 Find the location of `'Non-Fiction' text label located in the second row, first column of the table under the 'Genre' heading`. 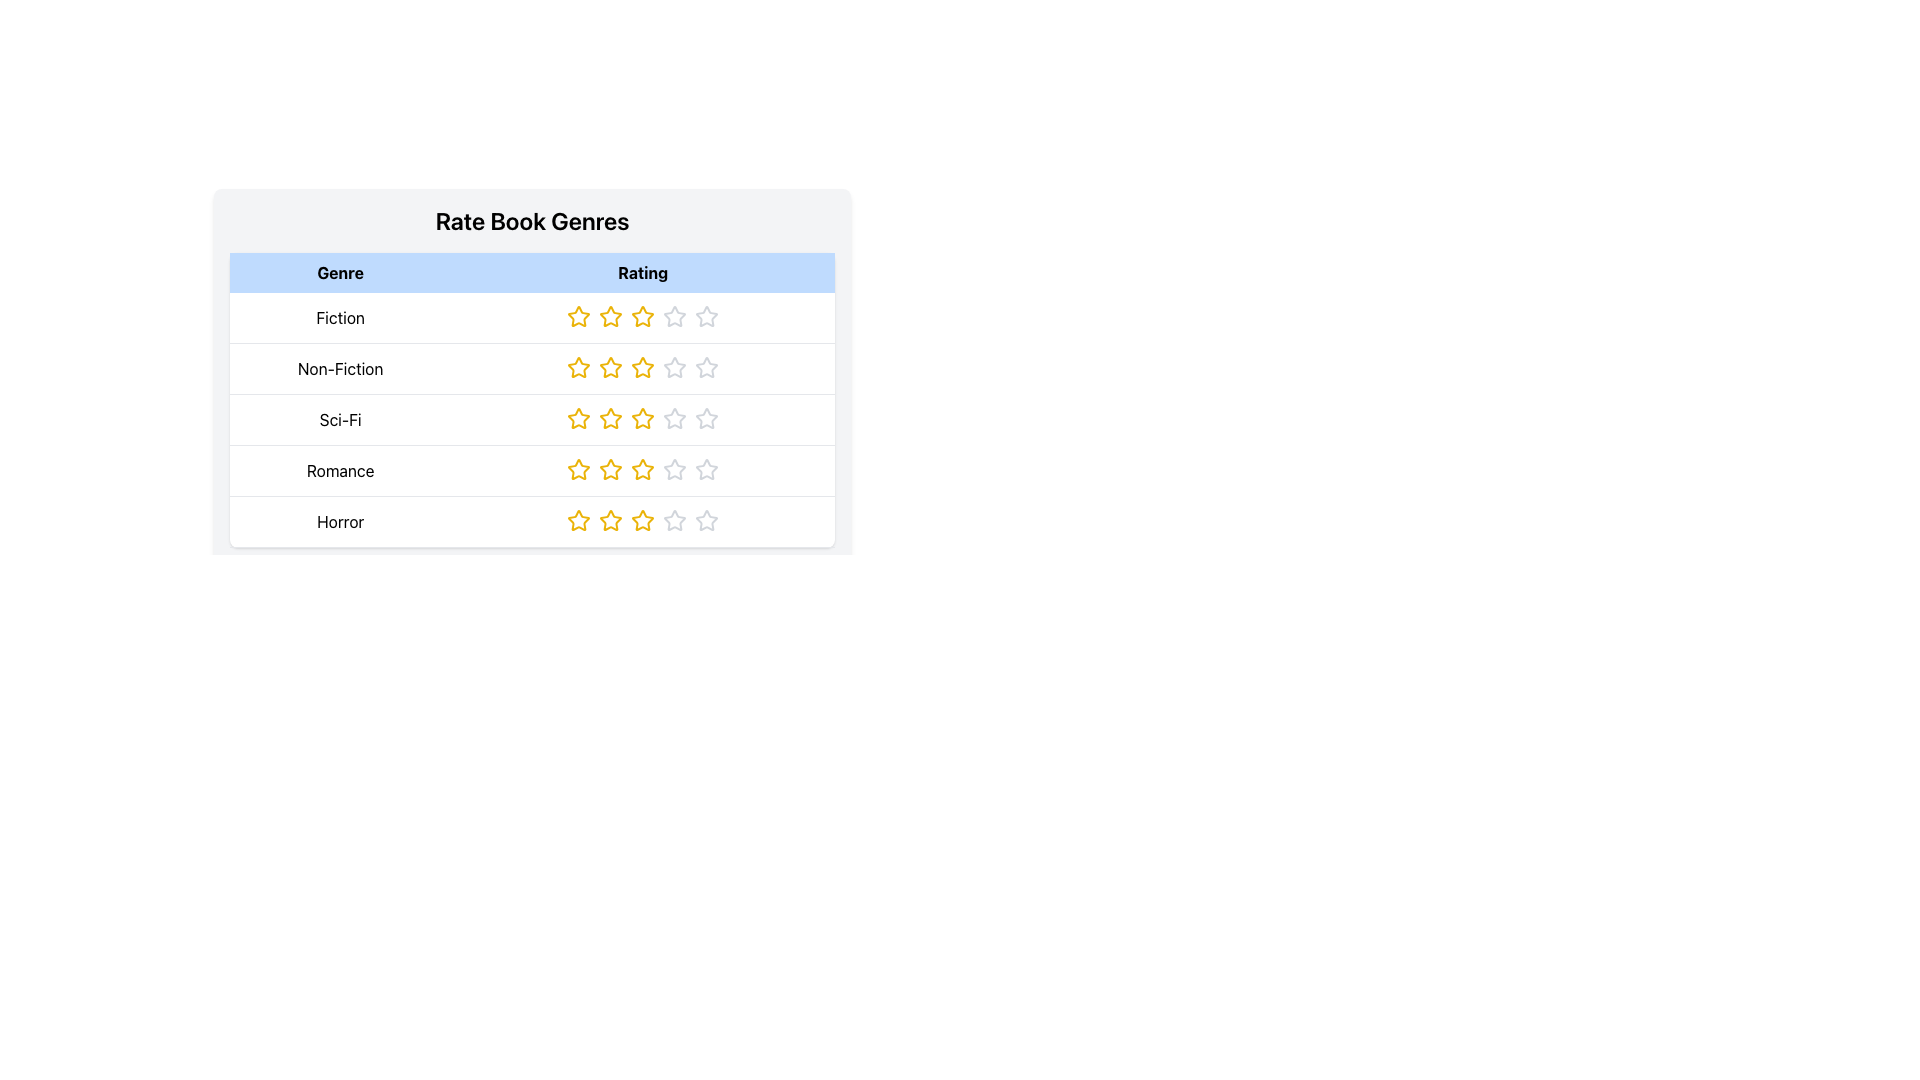

'Non-Fiction' text label located in the second row, first column of the table under the 'Genre' heading is located at coordinates (340, 369).